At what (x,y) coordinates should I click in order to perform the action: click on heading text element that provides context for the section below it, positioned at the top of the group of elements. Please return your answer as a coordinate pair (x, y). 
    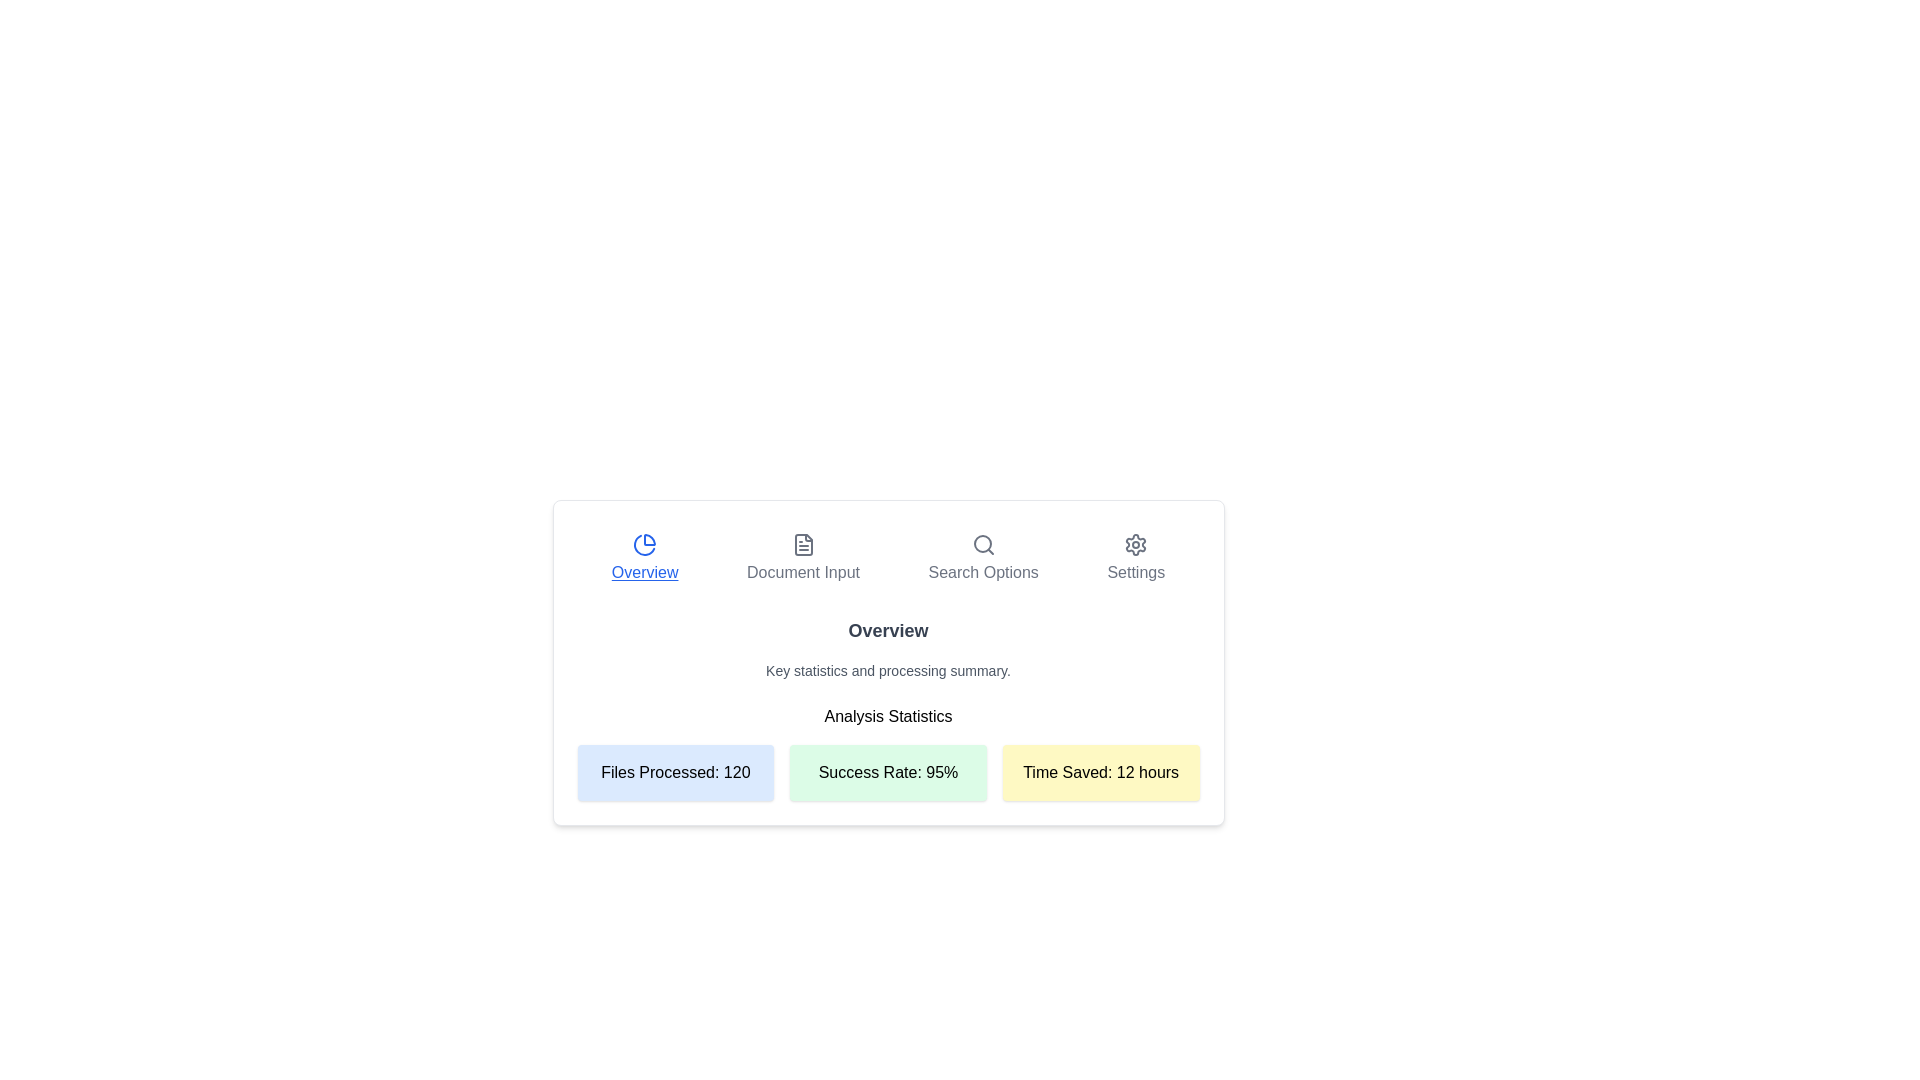
    Looking at the image, I should click on (887, 631).